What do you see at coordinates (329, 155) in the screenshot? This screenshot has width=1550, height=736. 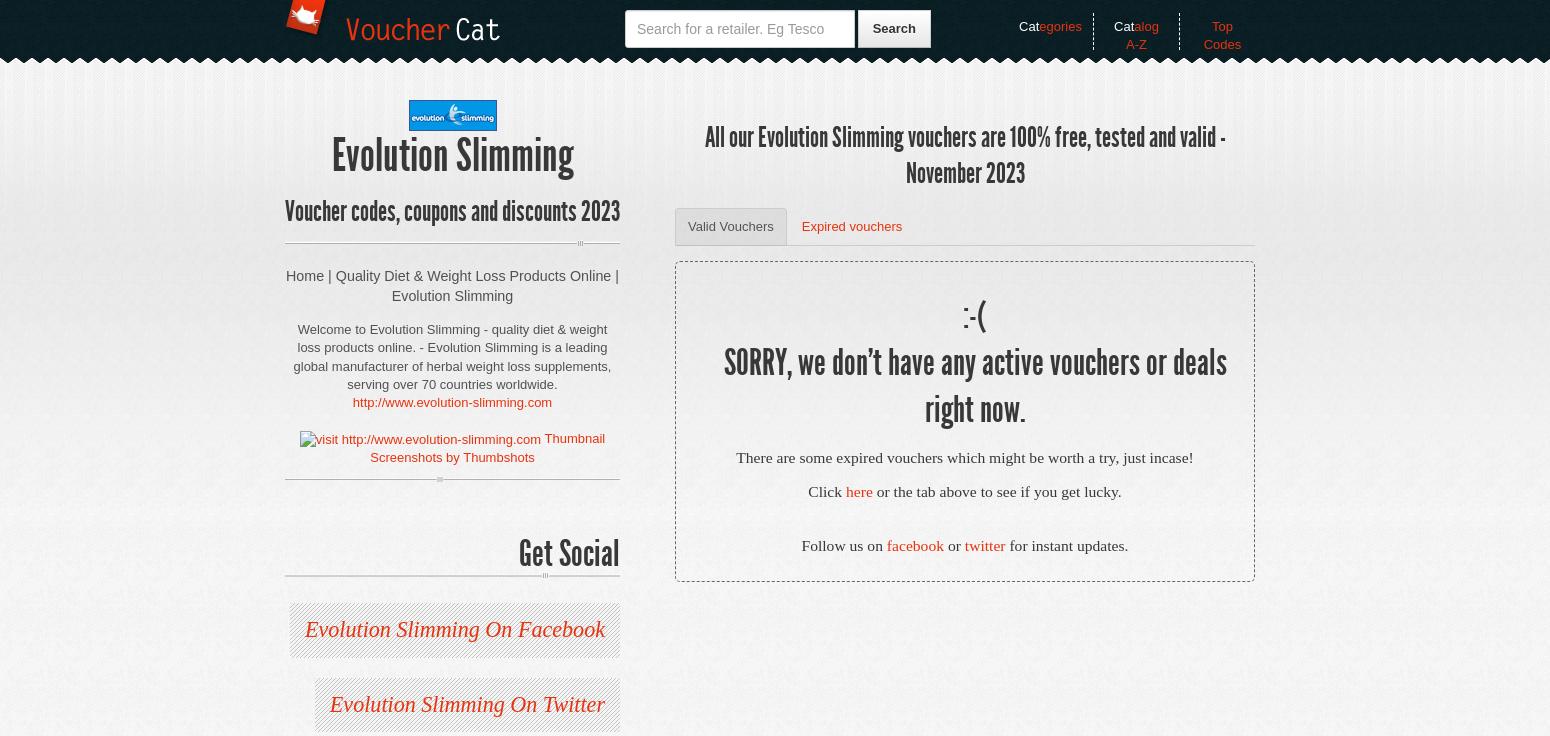 I see `'Evolution Slimming'` at bounding box center [329, 155].